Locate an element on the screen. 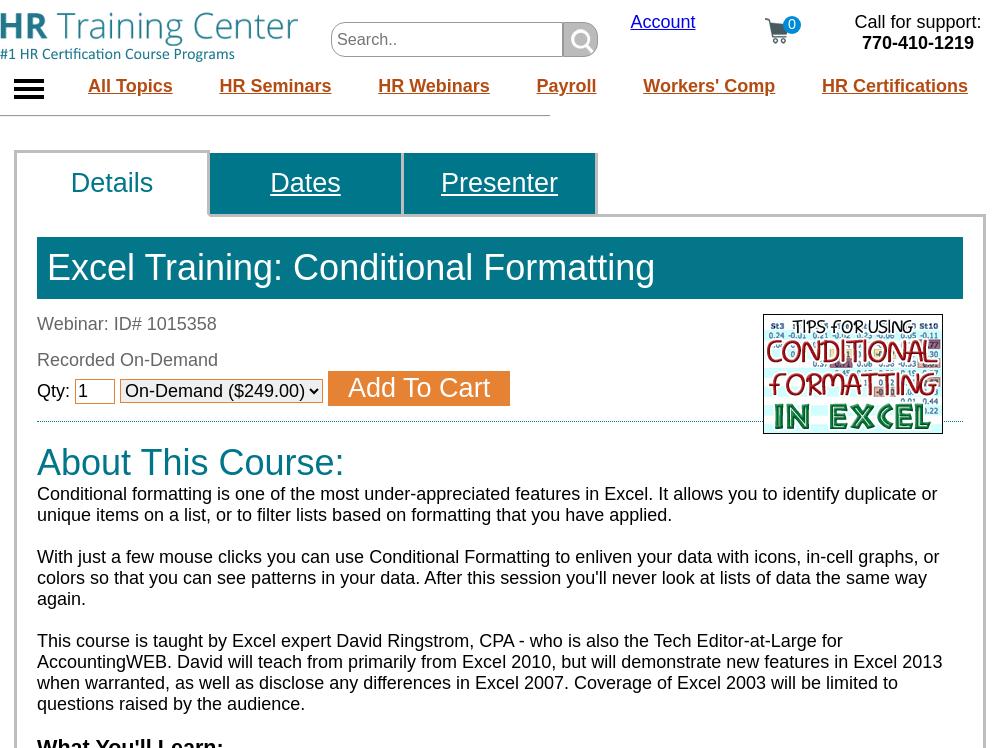 The height and width of the screenshot is (748, 1000). 'Recorded On-Demand' is located at coordinates (127, 359).